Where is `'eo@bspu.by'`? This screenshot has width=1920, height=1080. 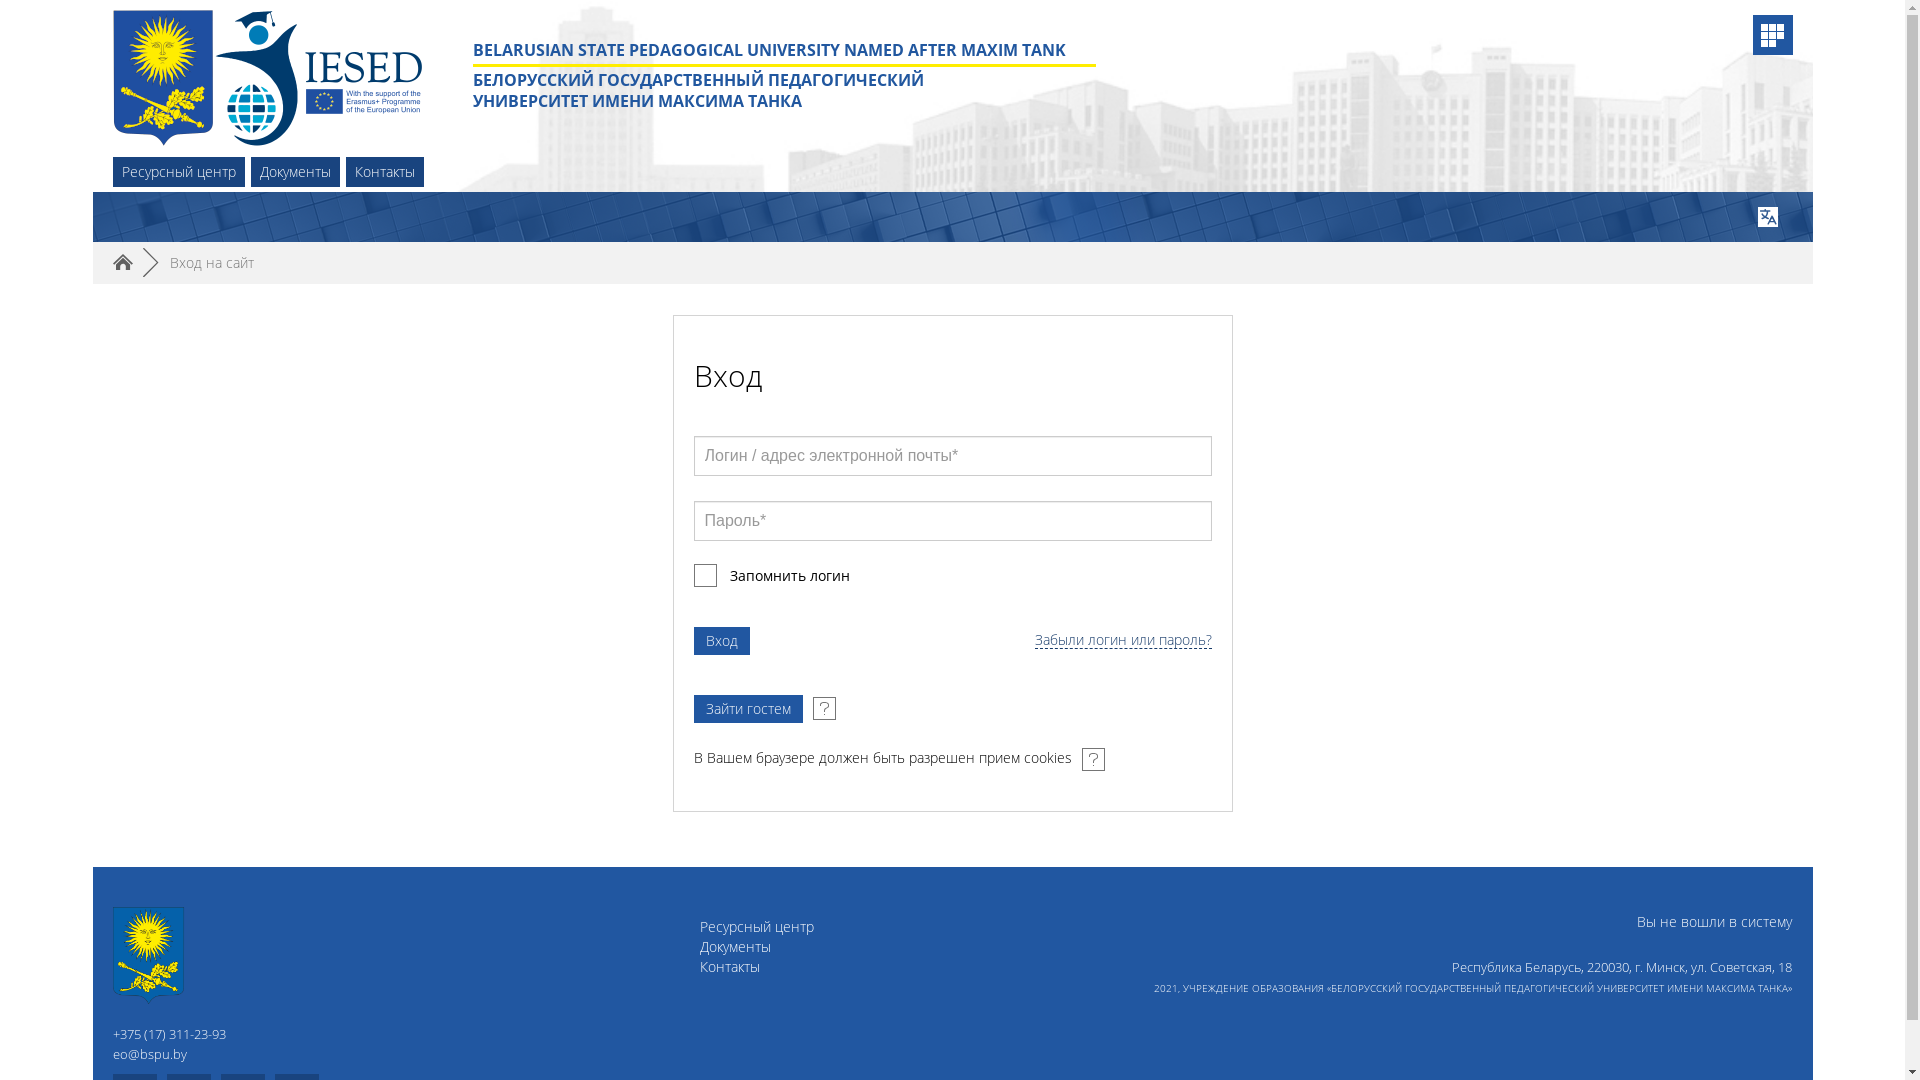
'eo@bspu.by' is located at coordinates (147, 1052).